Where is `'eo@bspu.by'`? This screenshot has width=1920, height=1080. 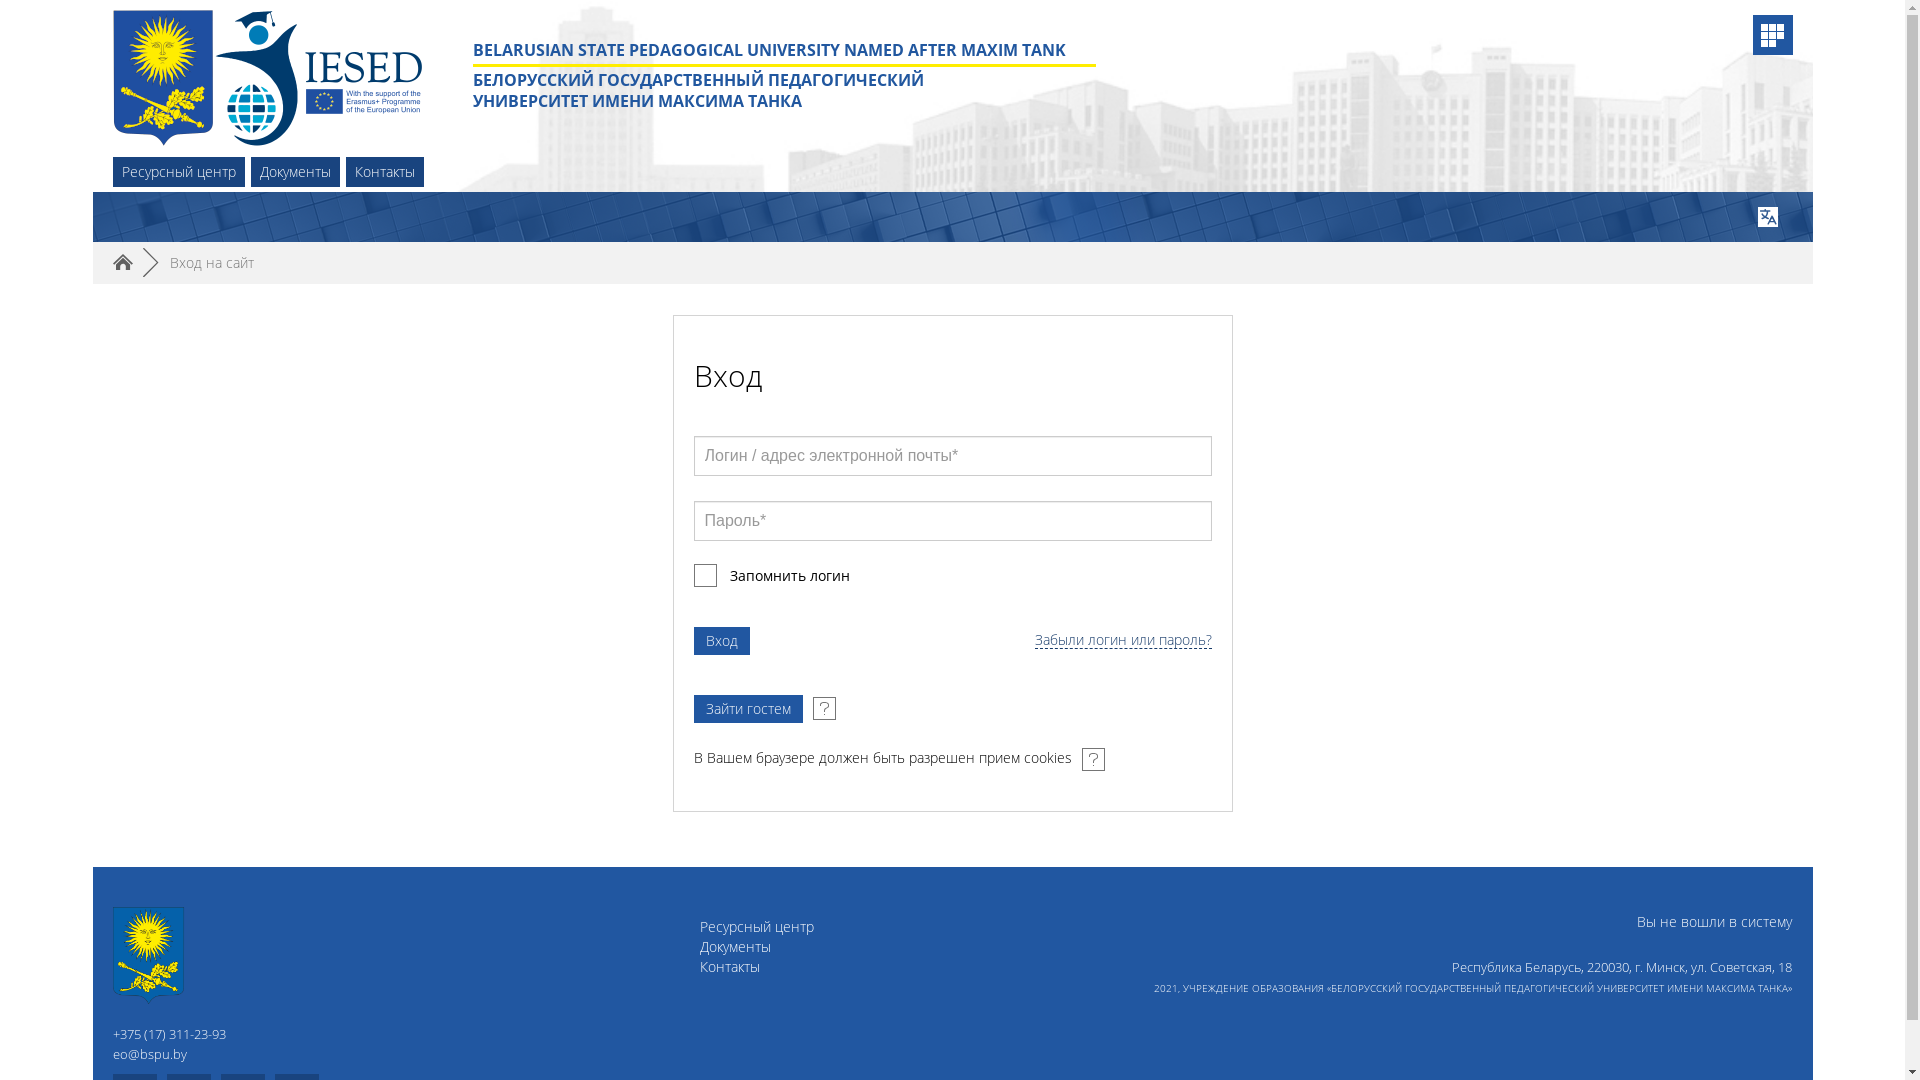
'eo@bspu.by' is located at coordinates (147, 1052).